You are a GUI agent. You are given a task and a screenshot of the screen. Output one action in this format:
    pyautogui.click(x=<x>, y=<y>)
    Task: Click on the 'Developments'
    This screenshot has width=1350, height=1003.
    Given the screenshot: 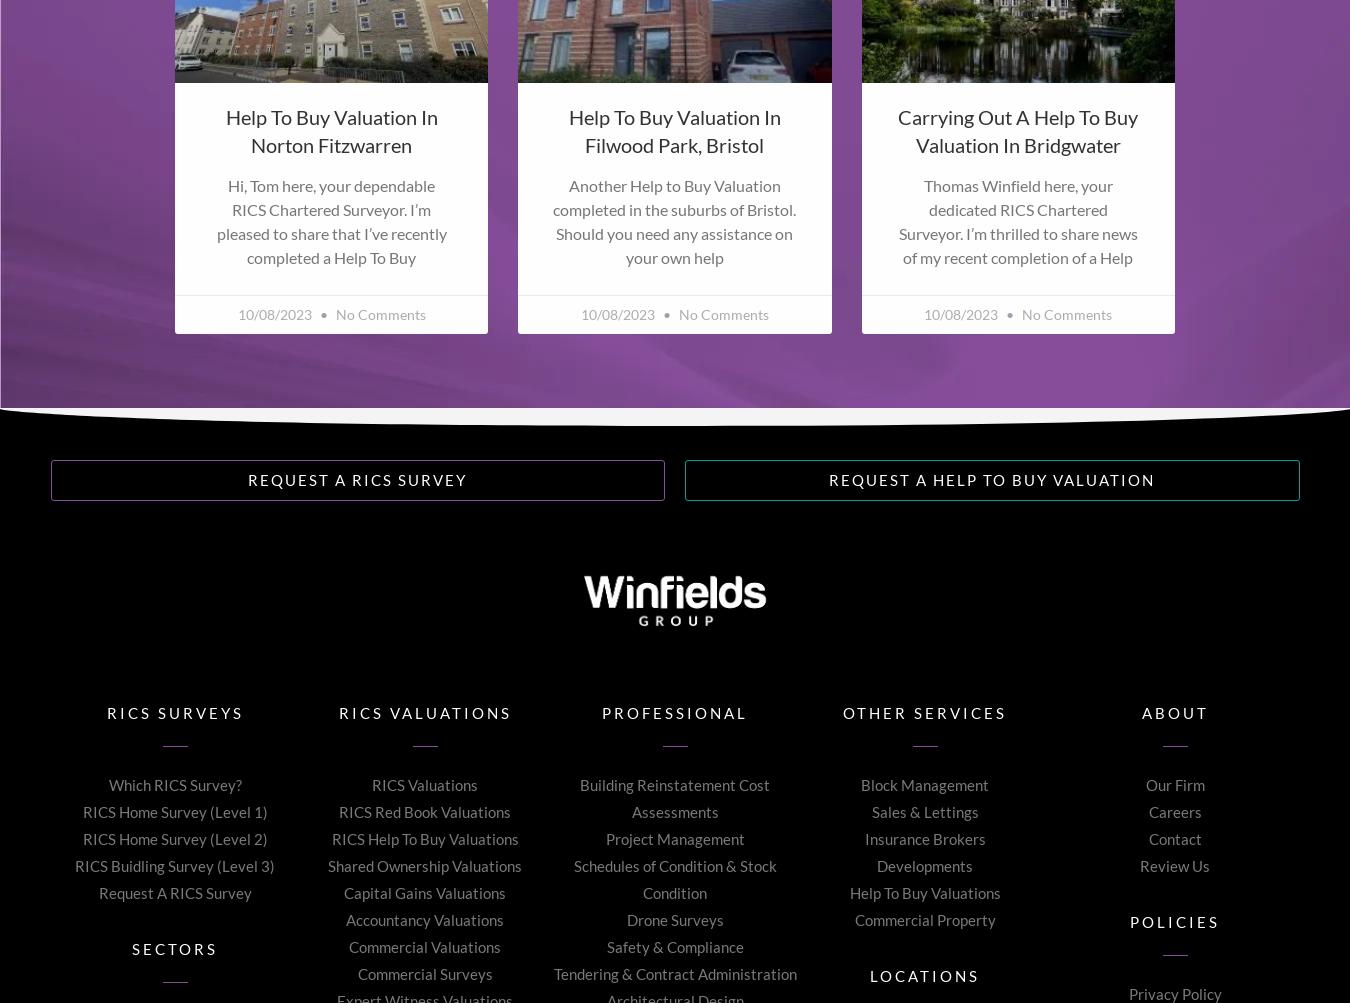 What is the action you would take?
    pyautogui.click(x=876, y=865)
    